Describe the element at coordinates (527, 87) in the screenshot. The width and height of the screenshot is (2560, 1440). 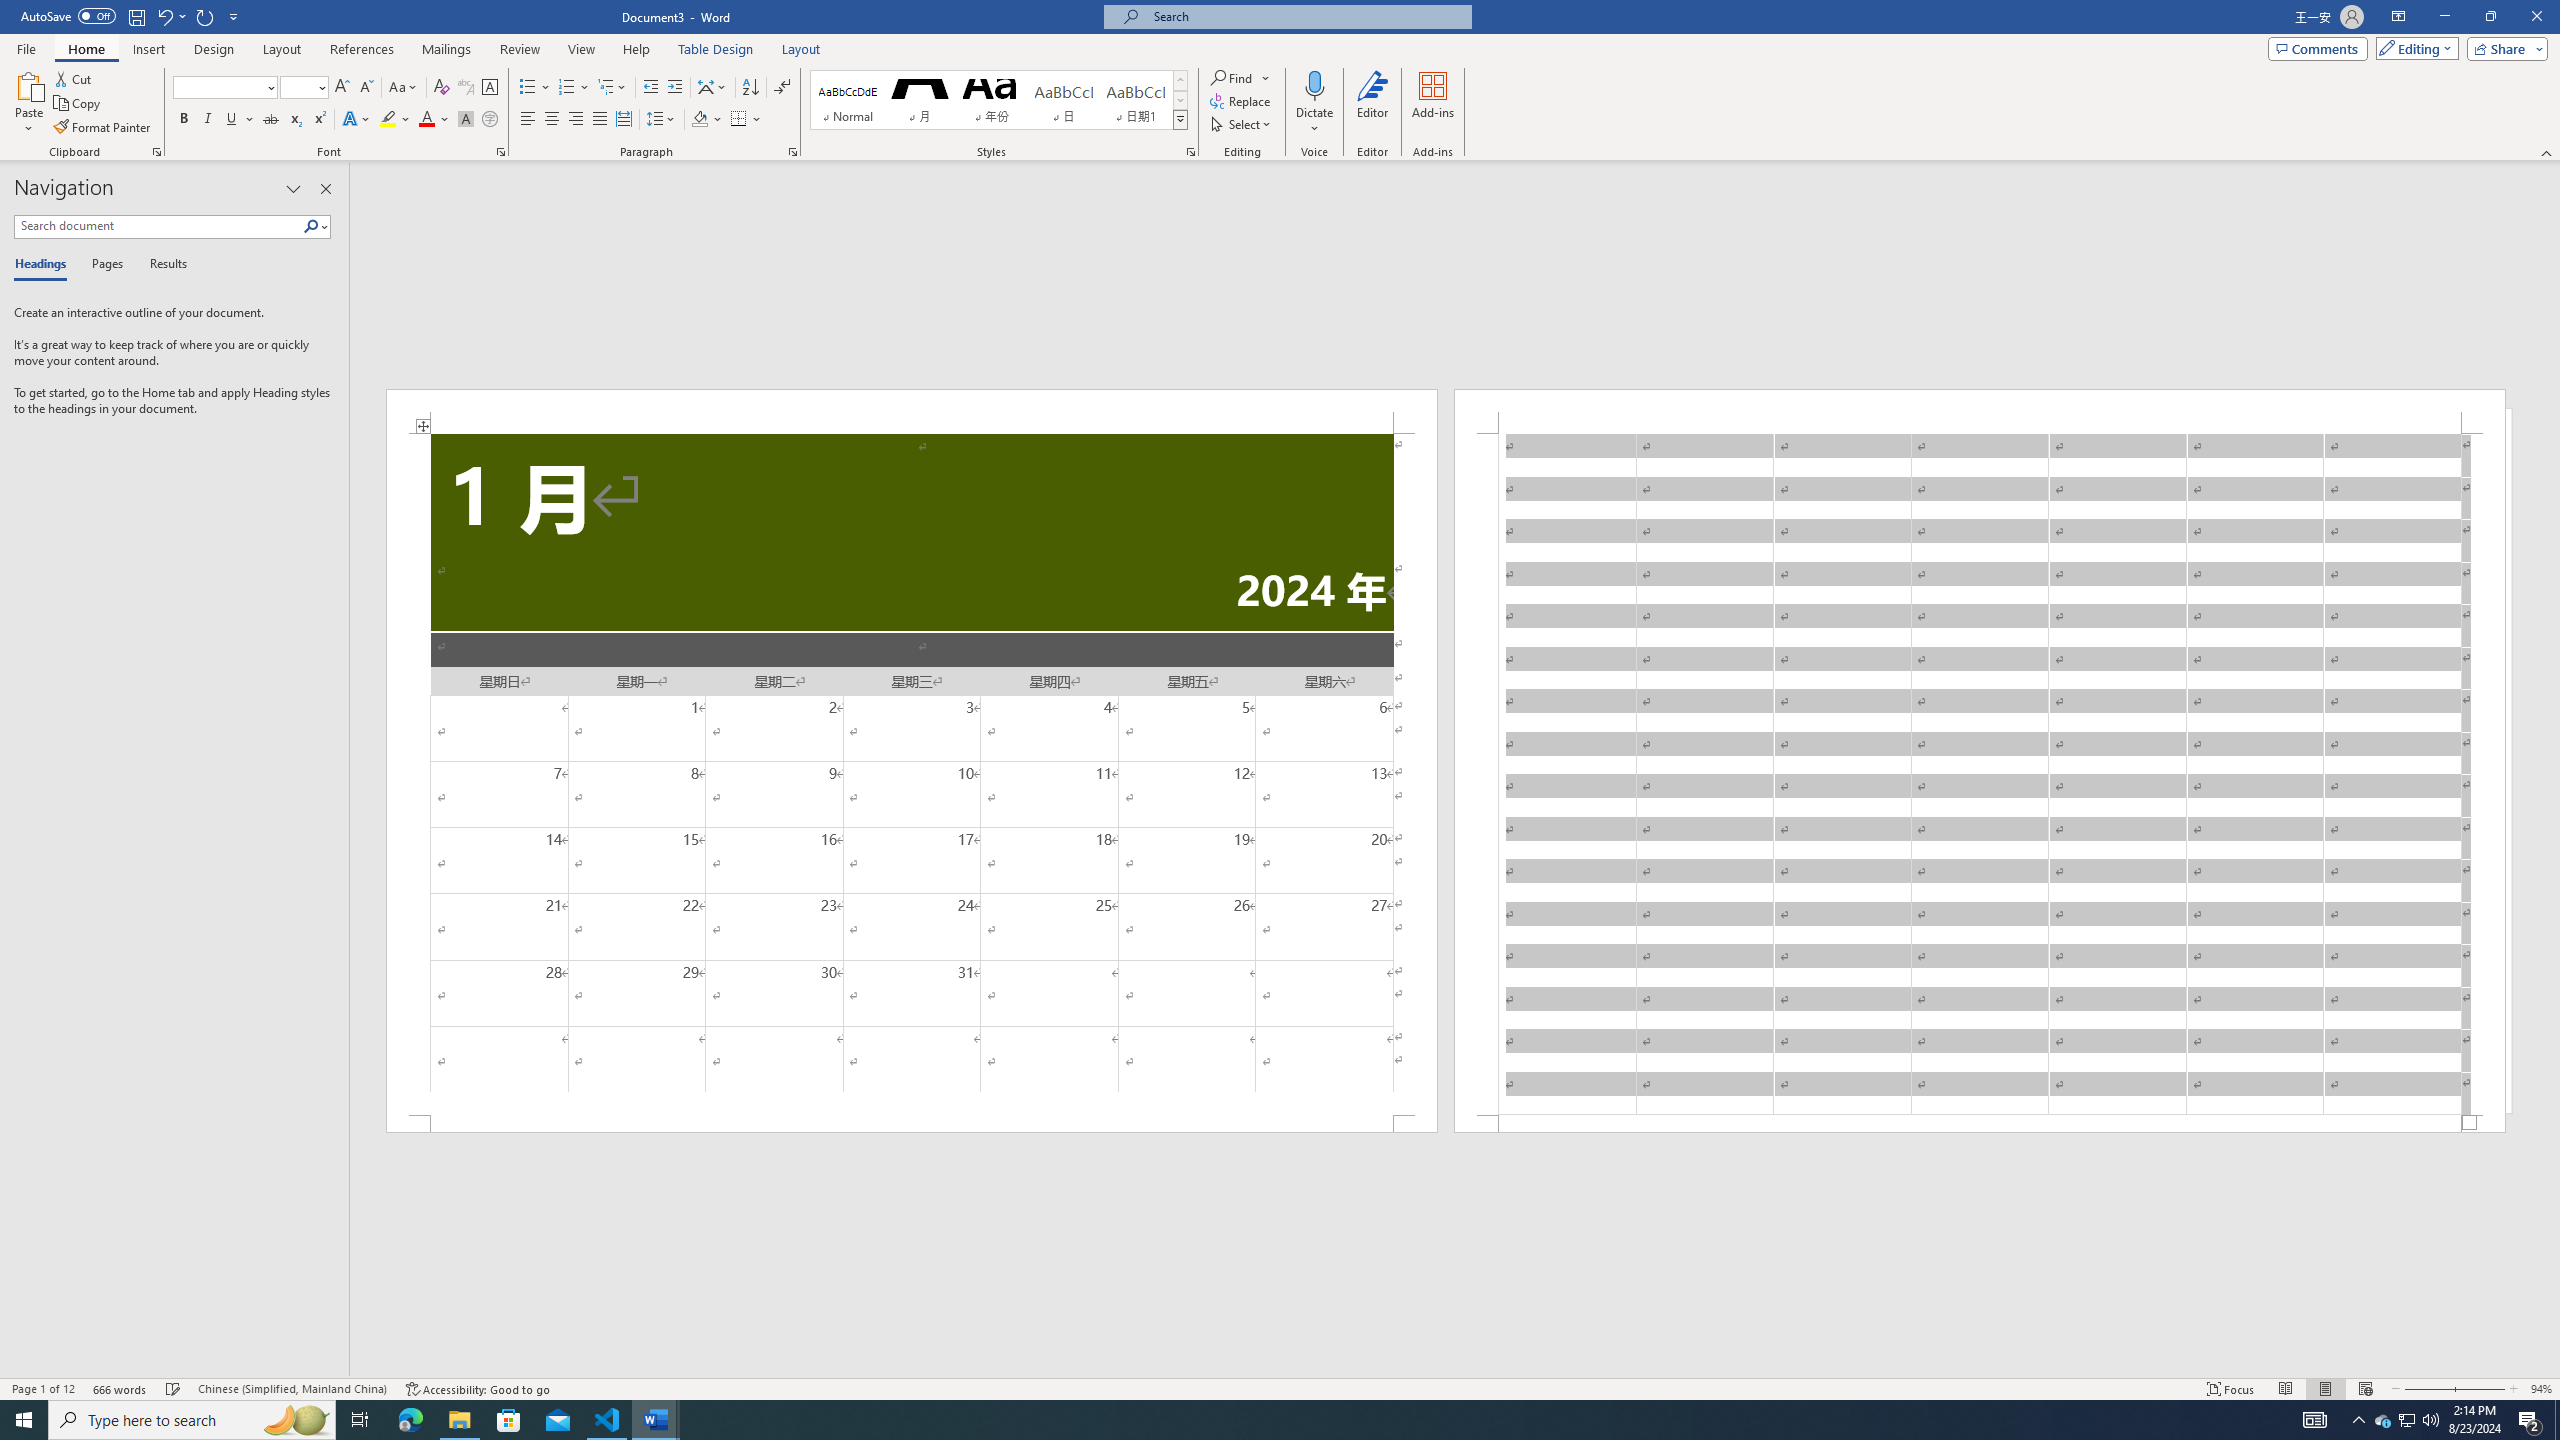
I see `'Bullets'` at that location.